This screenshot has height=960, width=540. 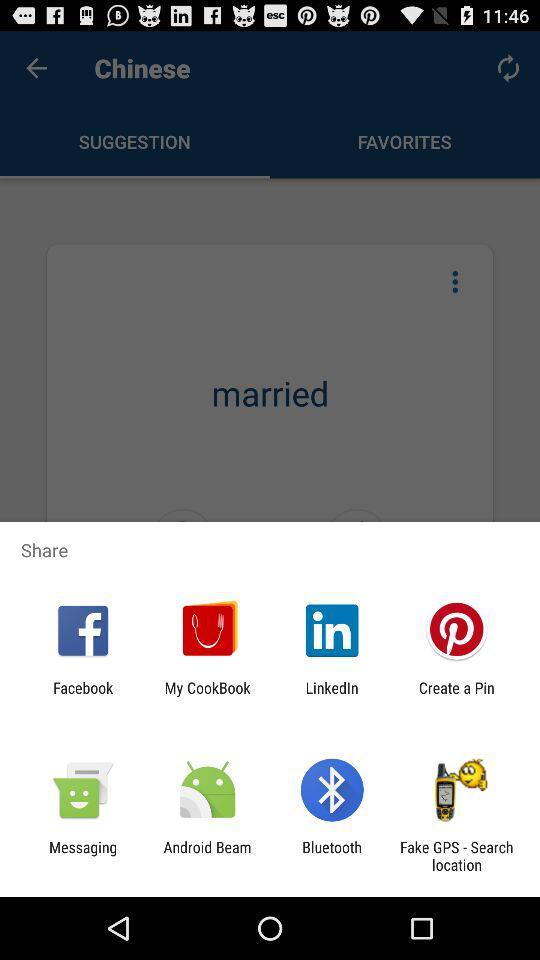 I want to click on the icon to the left of the my cookbook app, so click(x=82, y=696).